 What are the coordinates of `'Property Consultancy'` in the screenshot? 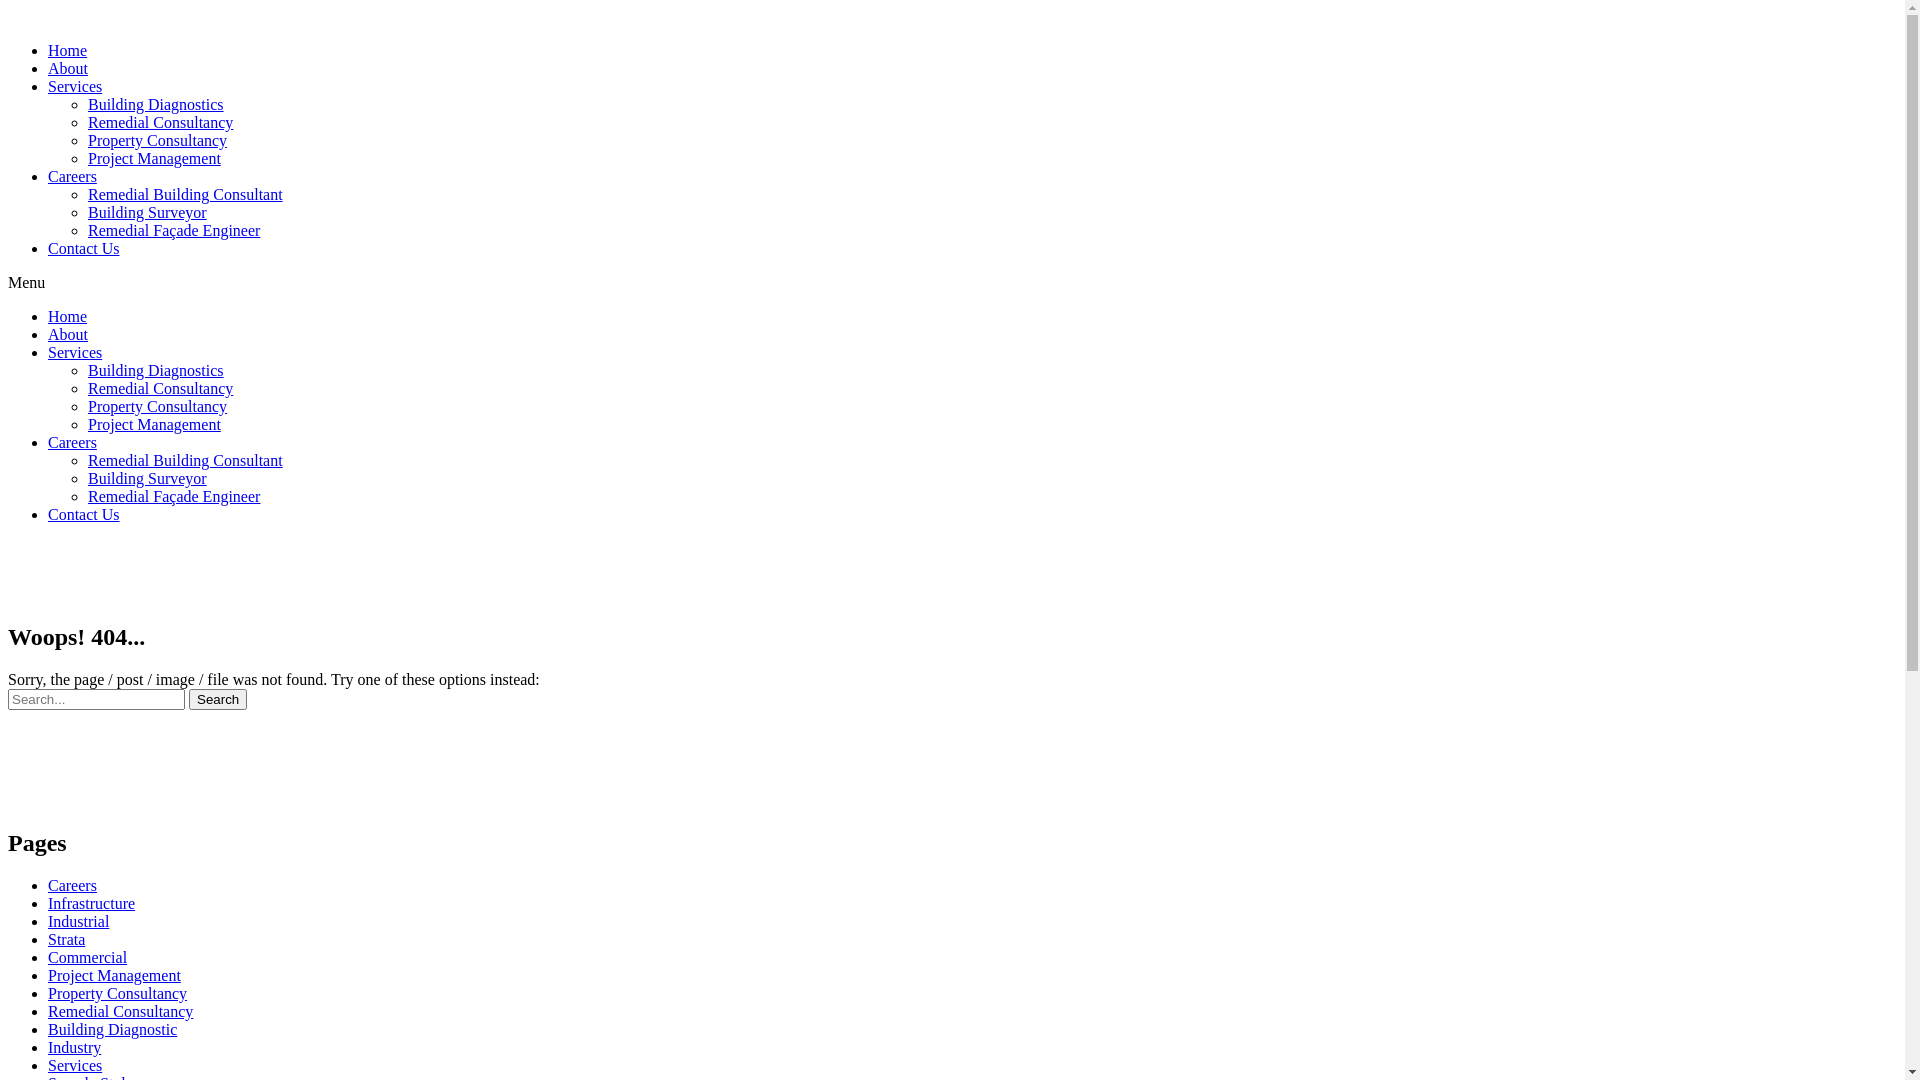 It's located at (156, 405).